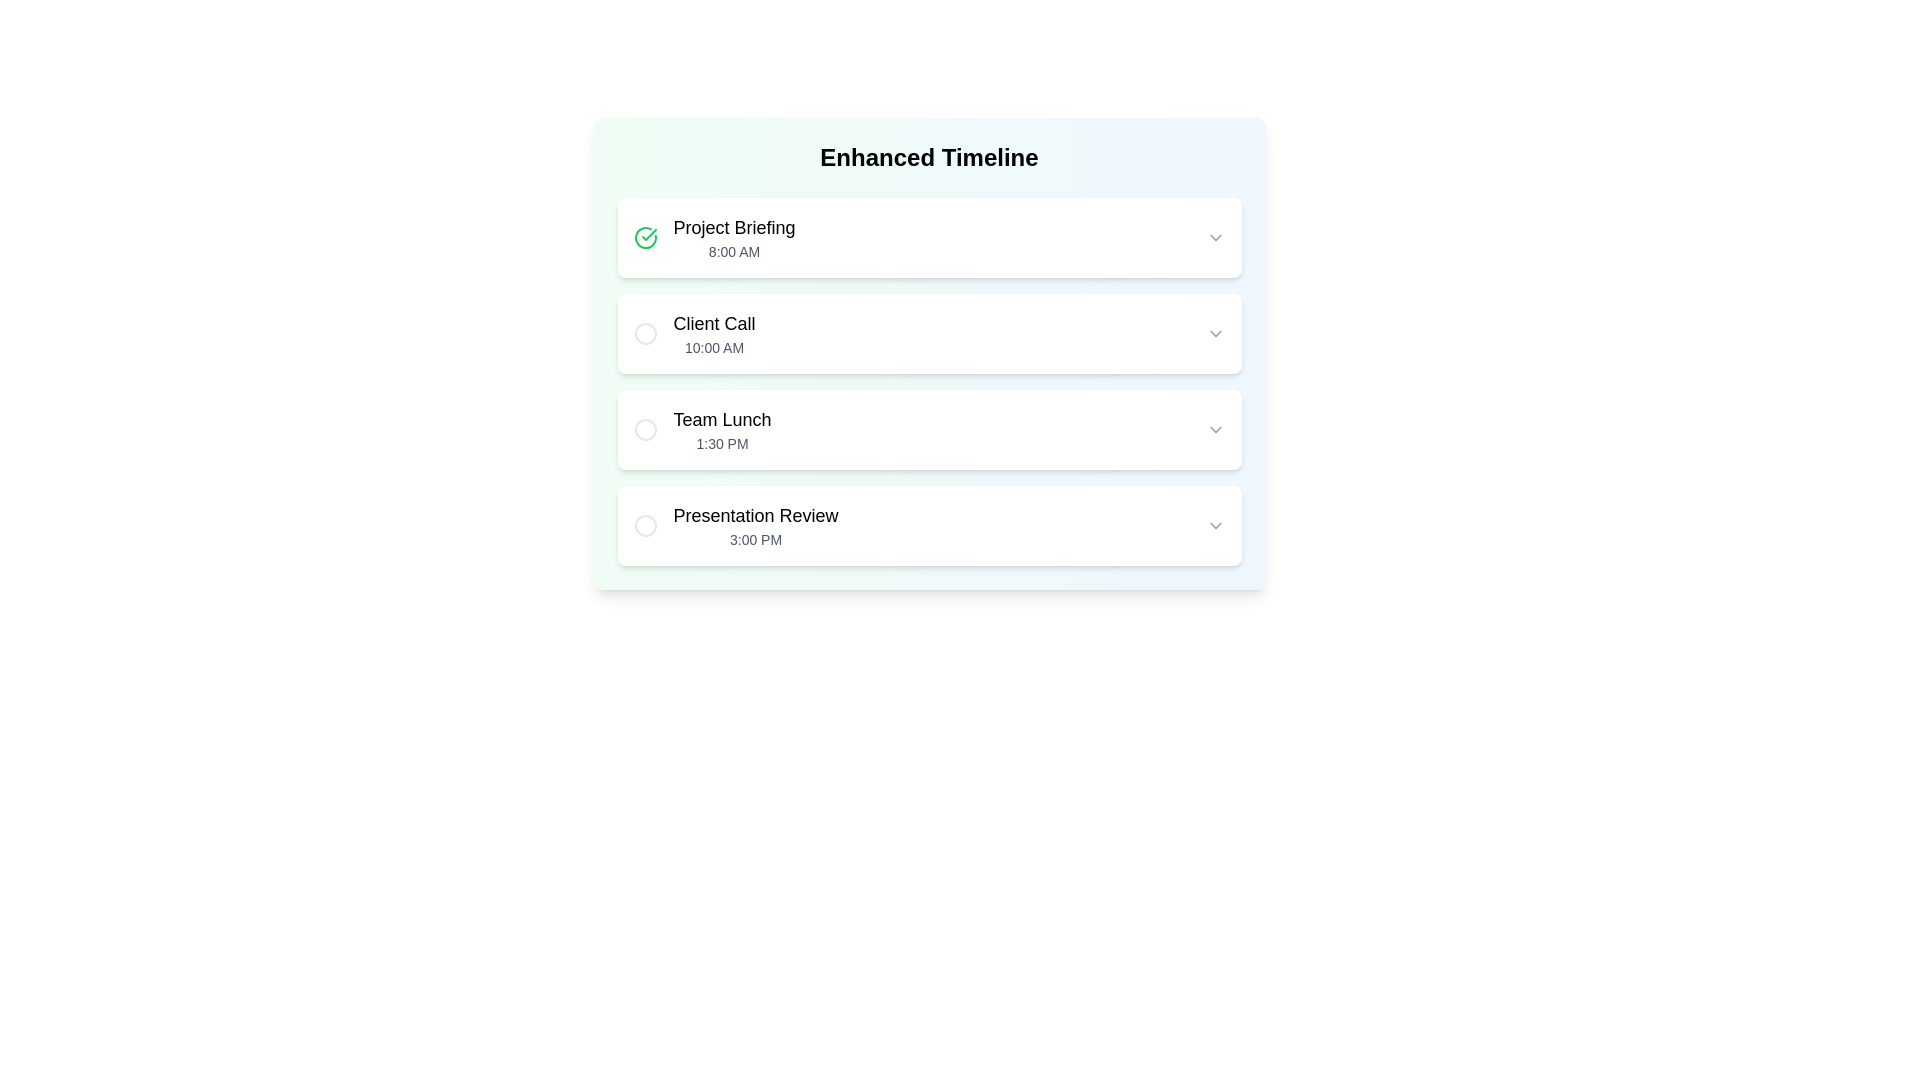 The image size is (1920, 1080). What do you see at coordinates (928, 353) in the screenshot?
I see `contents of the timeline card component labeled 'Client Call' which is the second card in the sequence, featuring a gradient background and multiple sections with dropdown arrows` at bounding box center [928, 353].